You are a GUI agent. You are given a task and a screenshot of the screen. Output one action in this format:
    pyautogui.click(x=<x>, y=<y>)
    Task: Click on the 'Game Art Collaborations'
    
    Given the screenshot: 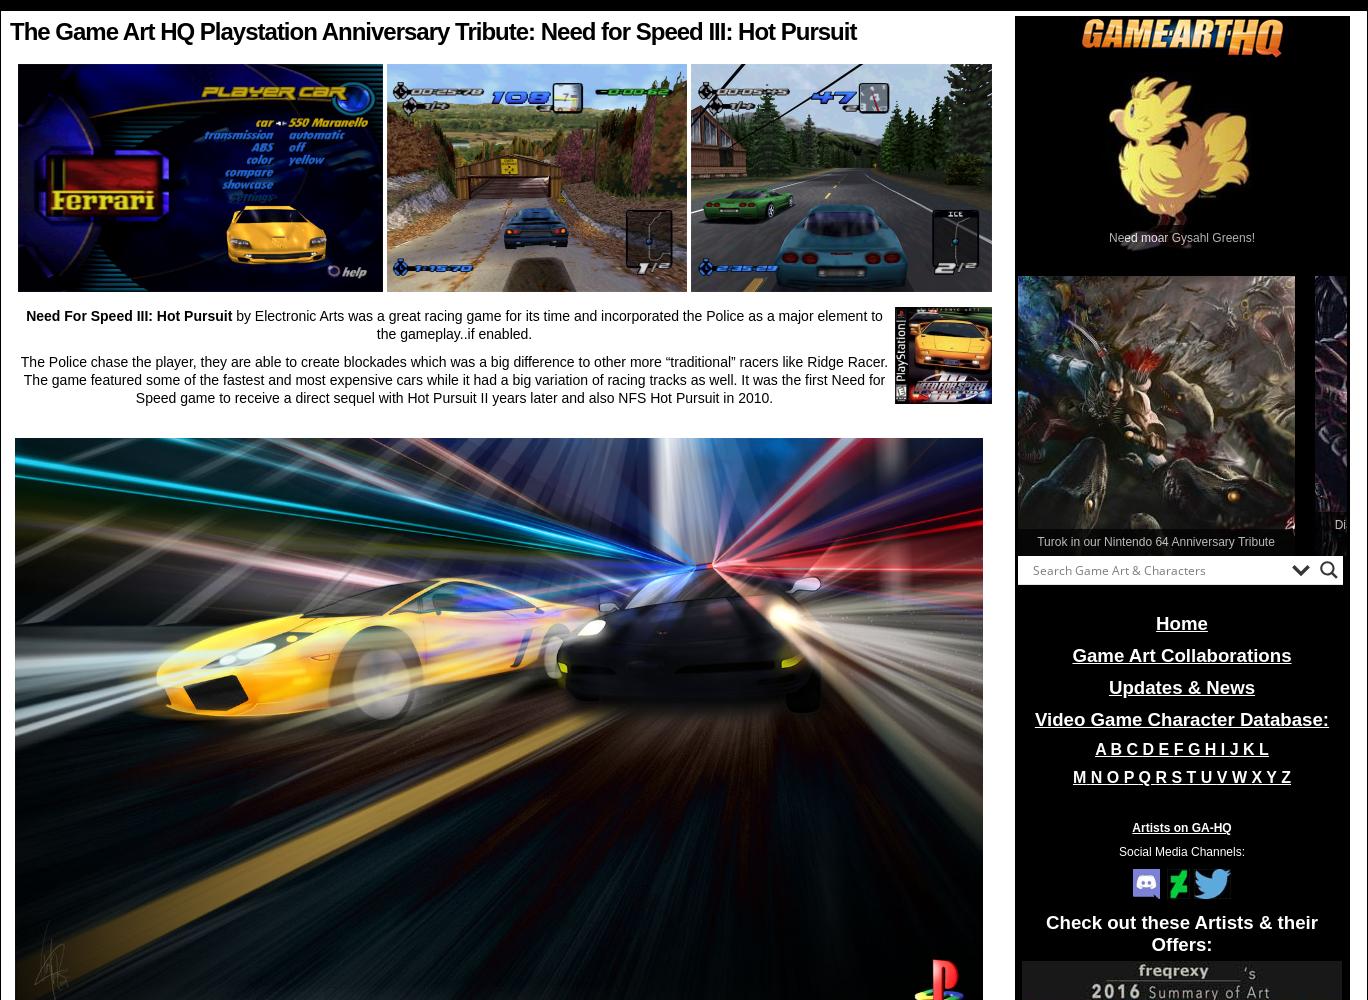 What is the action you would take?
    pyautogui.click(x=1181, y=655)
    